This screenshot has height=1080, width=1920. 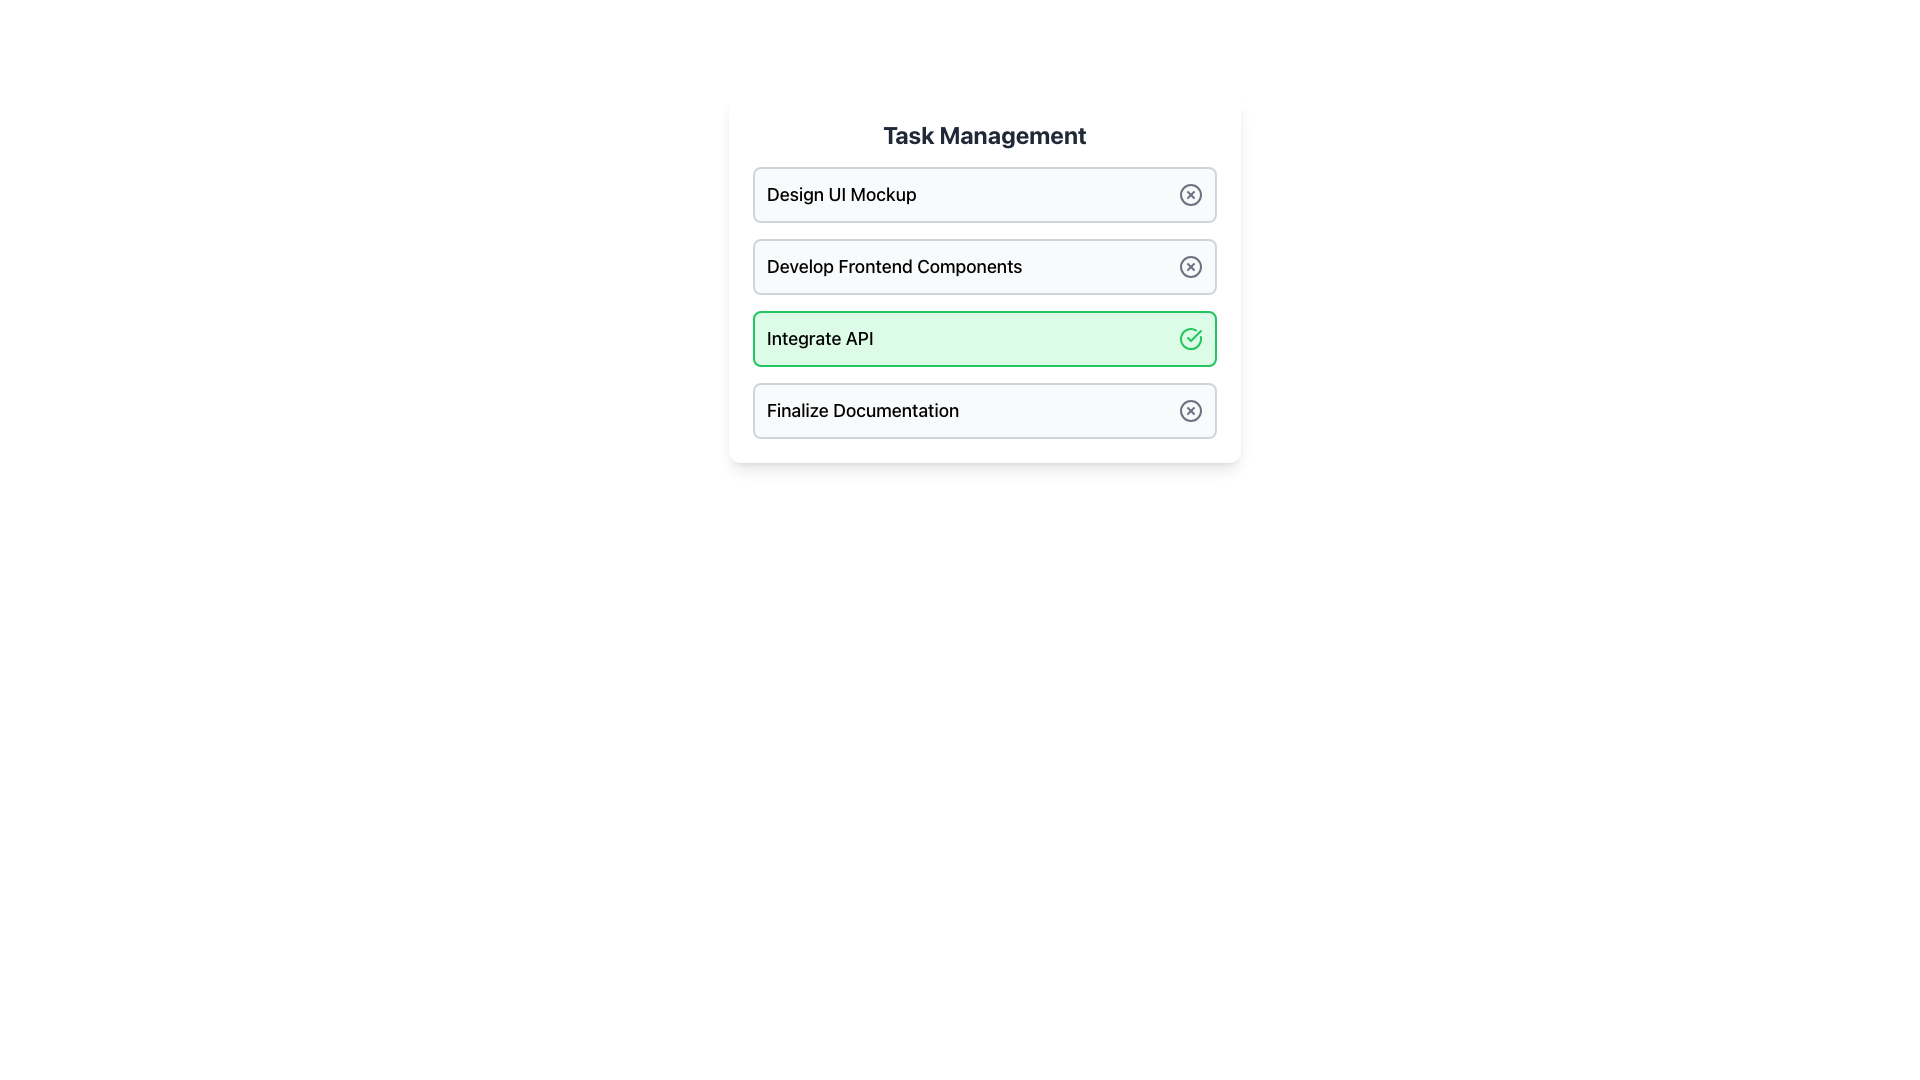 I want to click on the text label displaying 'Finalize Documentation' located at the bottom of the task entries in the 'Task Management' section, so click(x=863, y=410).